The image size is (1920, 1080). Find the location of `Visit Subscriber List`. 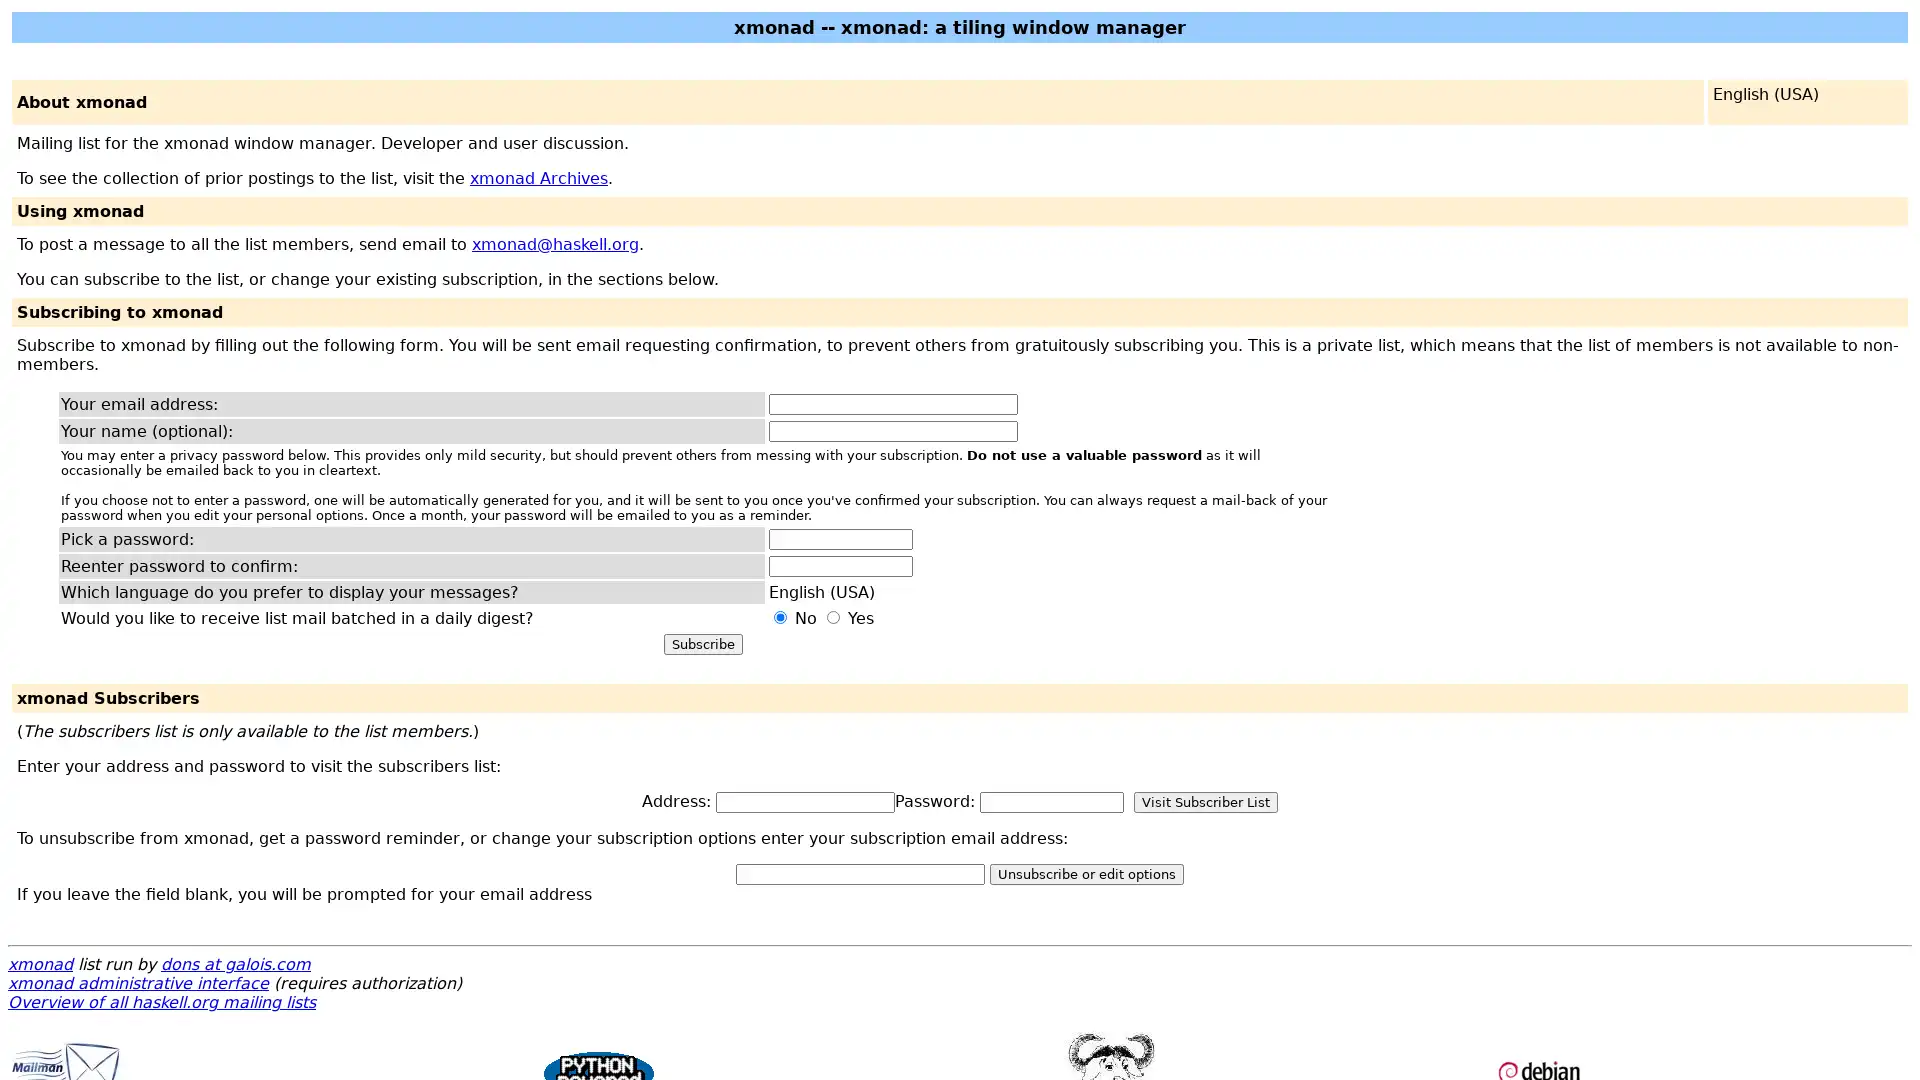

Visit Subscriber List is located at coordinates (1204, 801).